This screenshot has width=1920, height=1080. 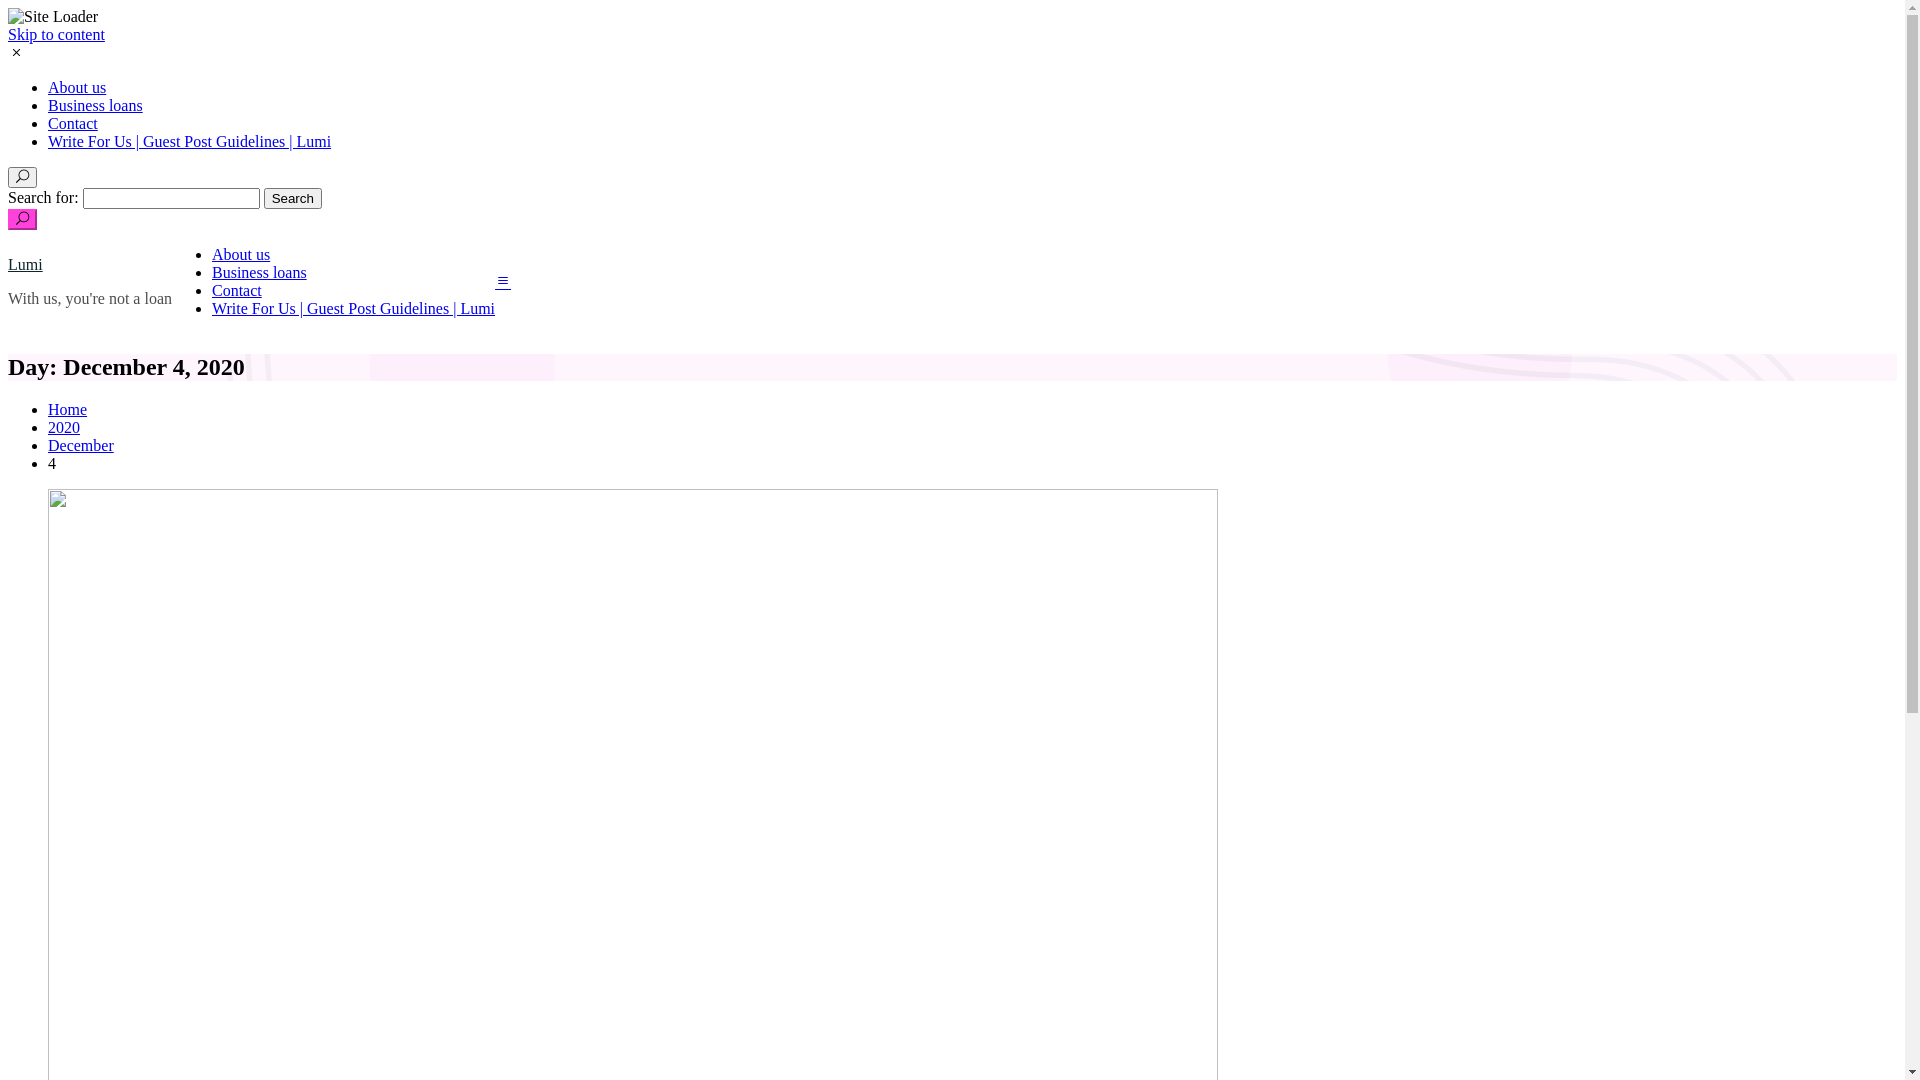 What do you see at coordinates (76, 86) in the screenshot?
I see `'About us'` at bounding box center [76, 86].